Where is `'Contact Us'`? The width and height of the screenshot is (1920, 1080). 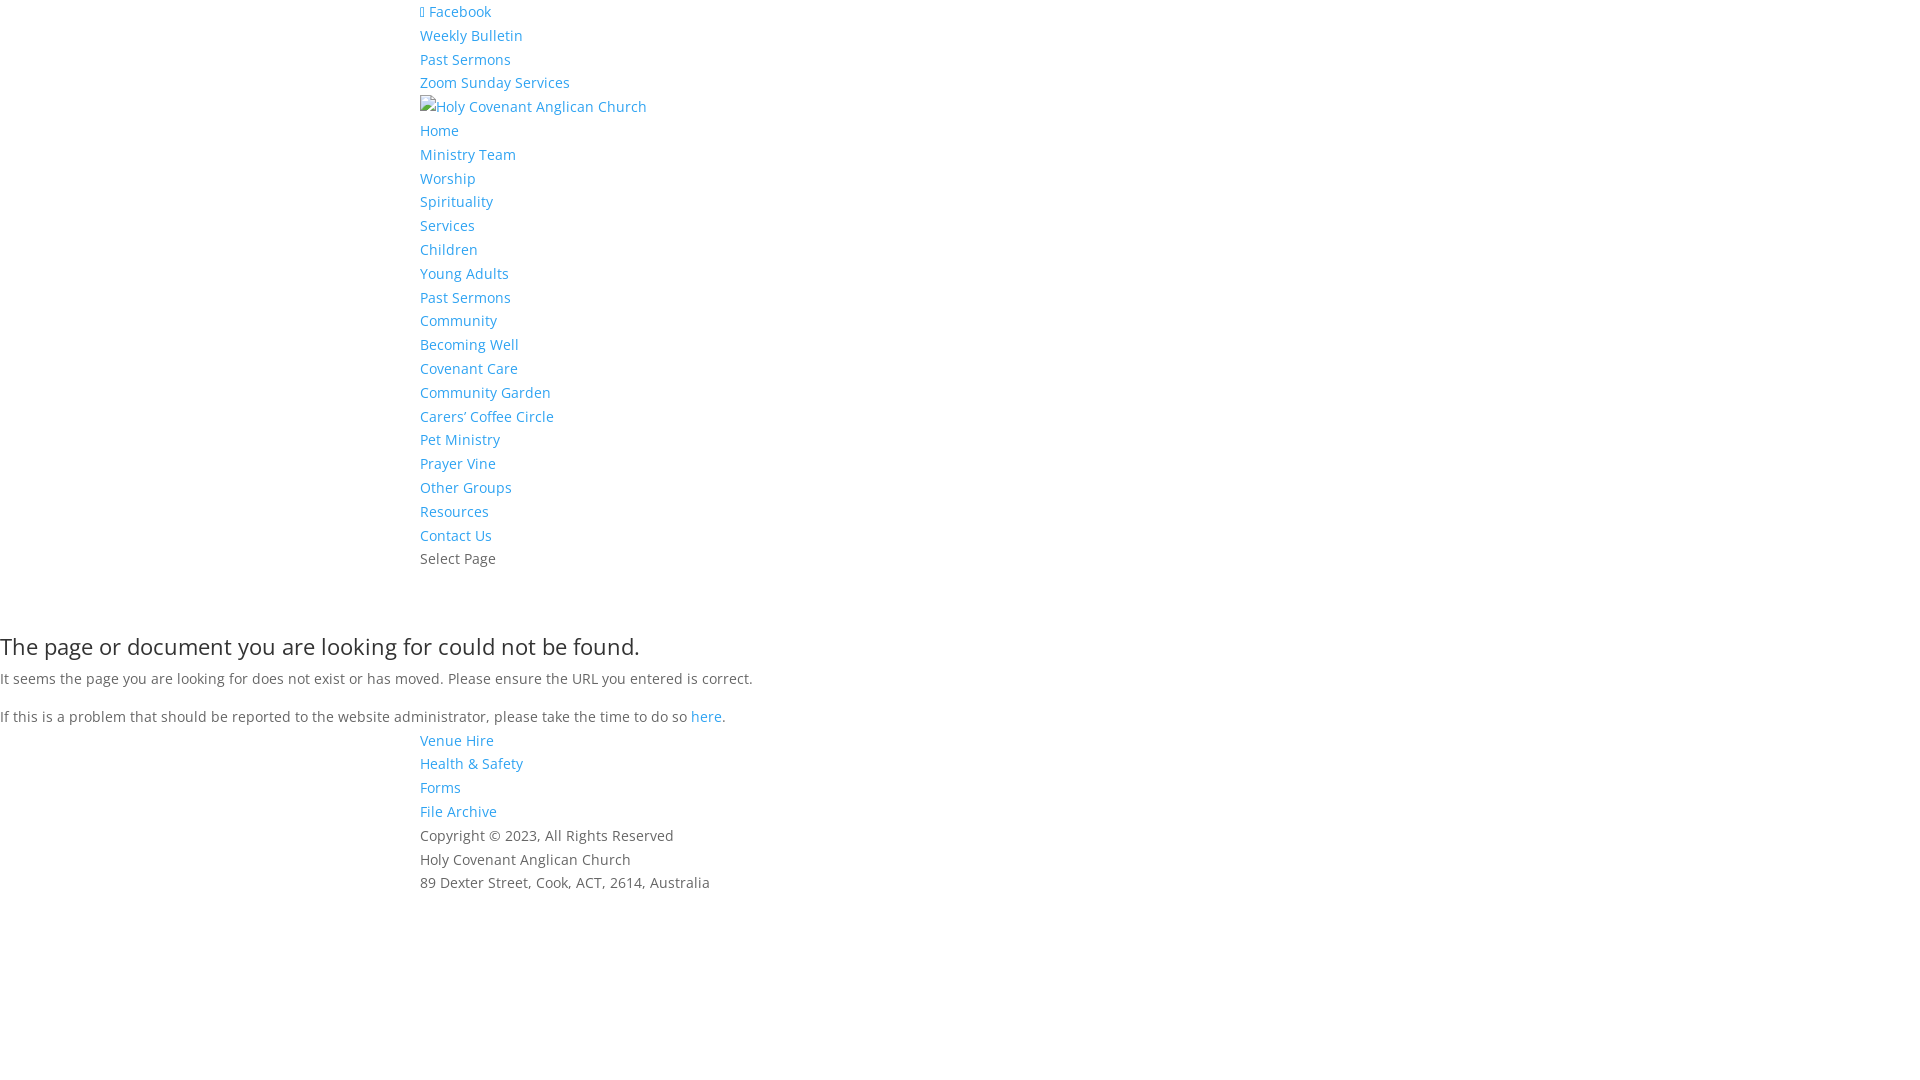
'Contact Us' is located at coordinates (455, 534).